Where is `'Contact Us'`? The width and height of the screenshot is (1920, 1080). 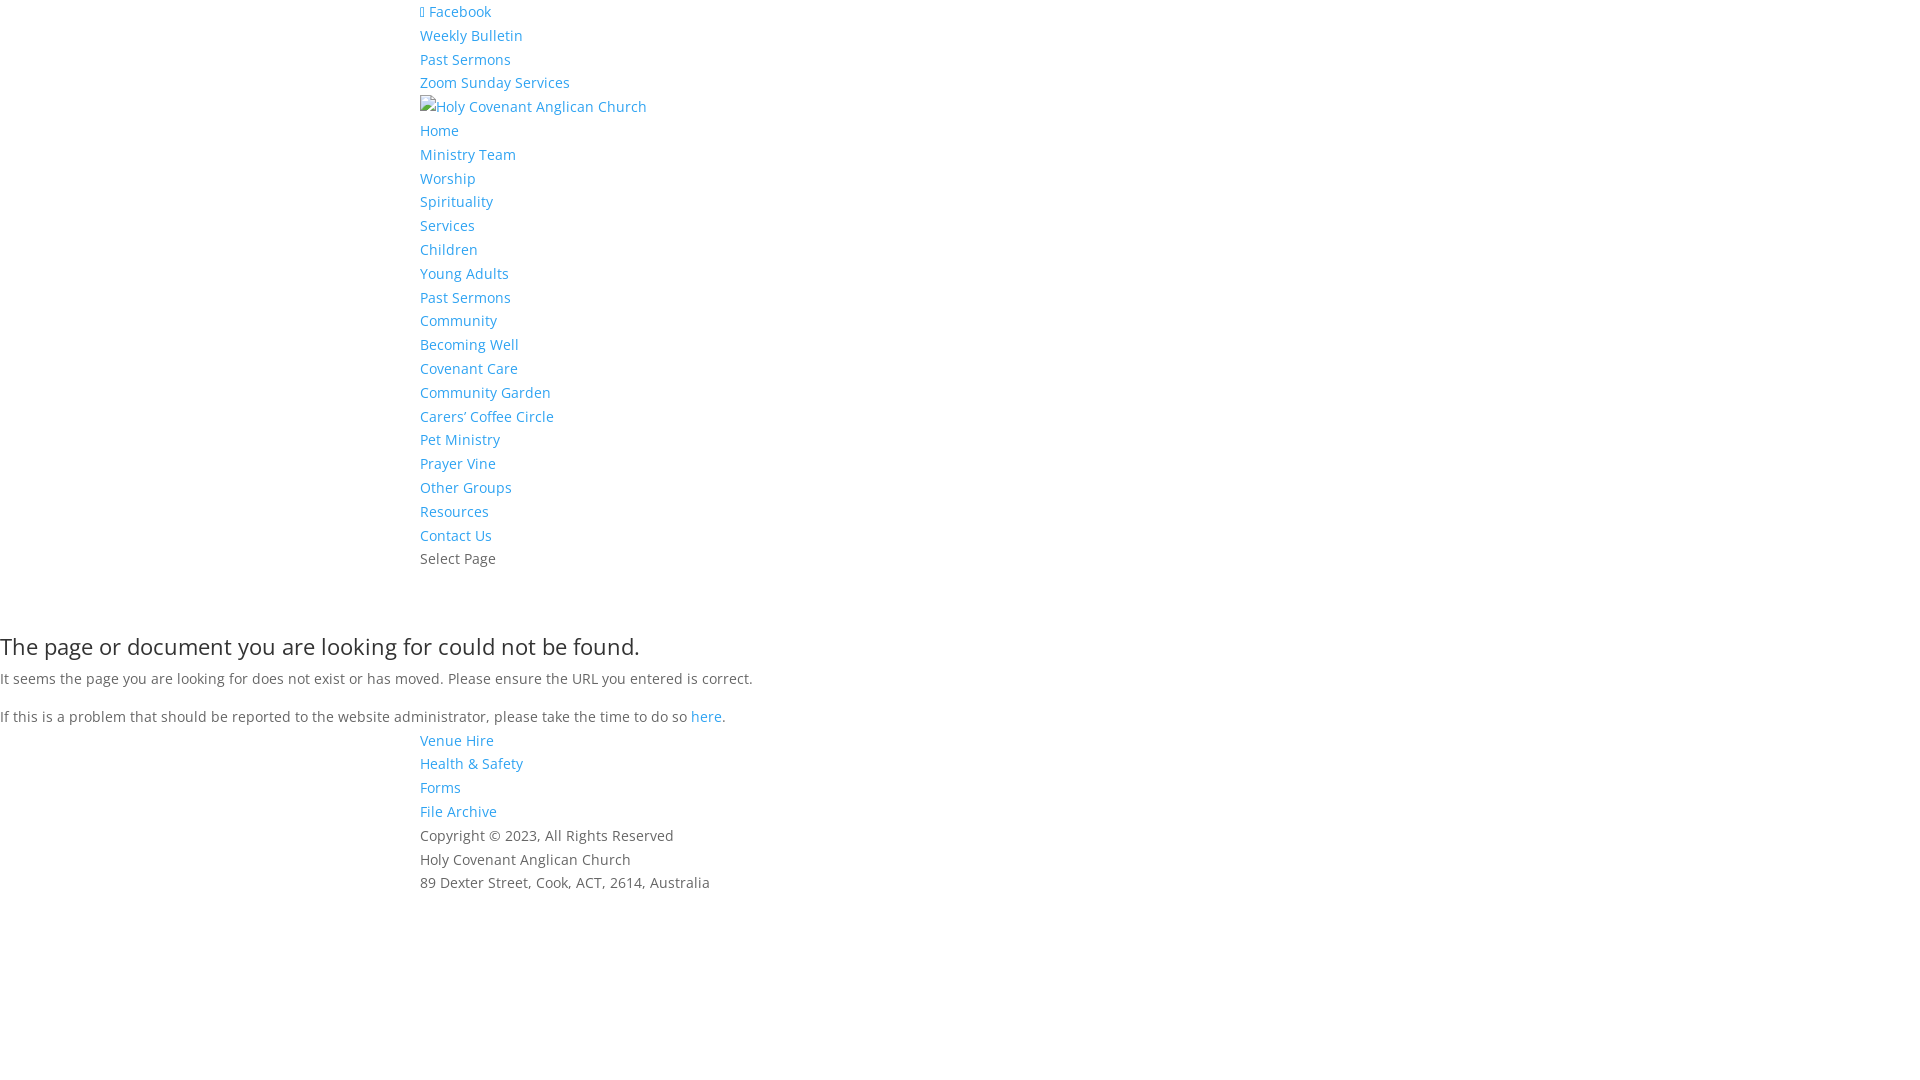
'Contact Us' is located at coordinates (455, 534).